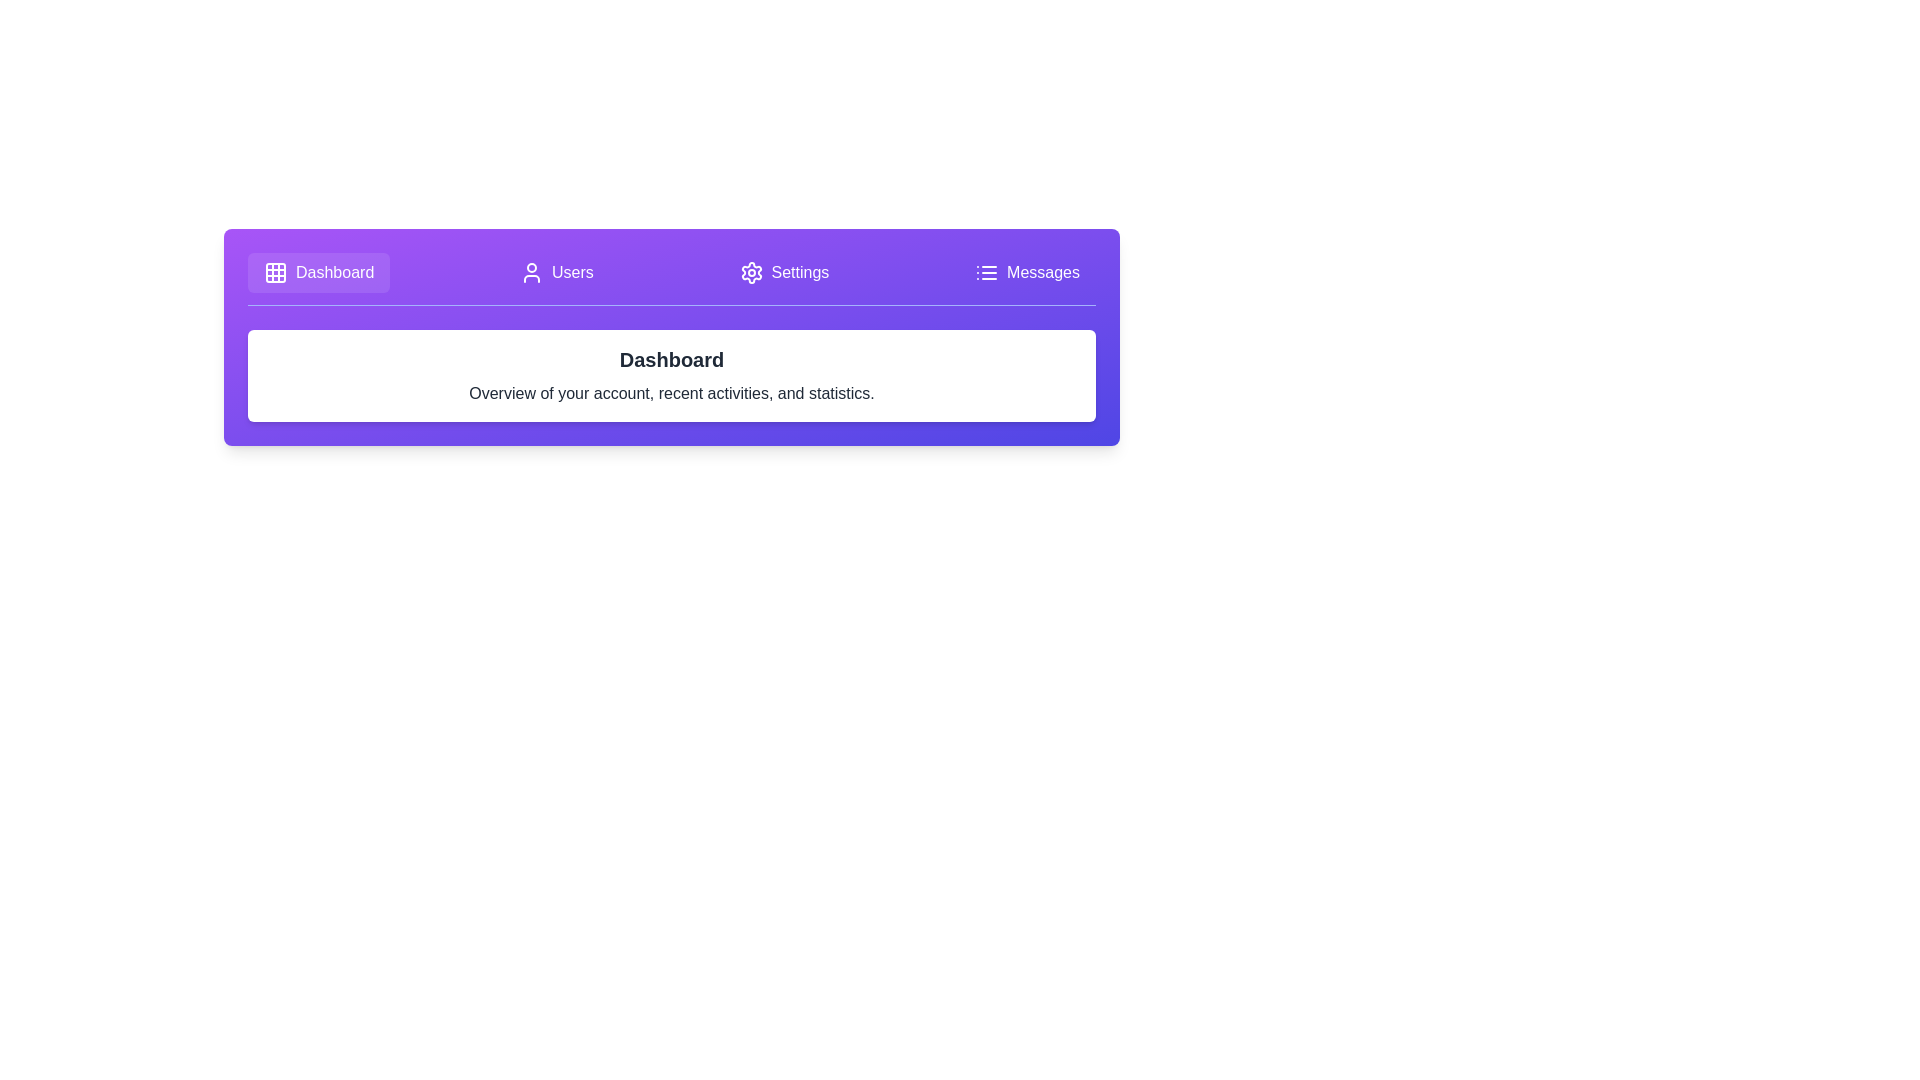 The height and width of the screenshot is (1080, 1920). Describe the element at coordinates (318, 273) in the screenshot. I see `the 'Dashboard' button, which is a rectangular button with rounded corners, located in the navigation bar, to trigger hover effects` at that location.